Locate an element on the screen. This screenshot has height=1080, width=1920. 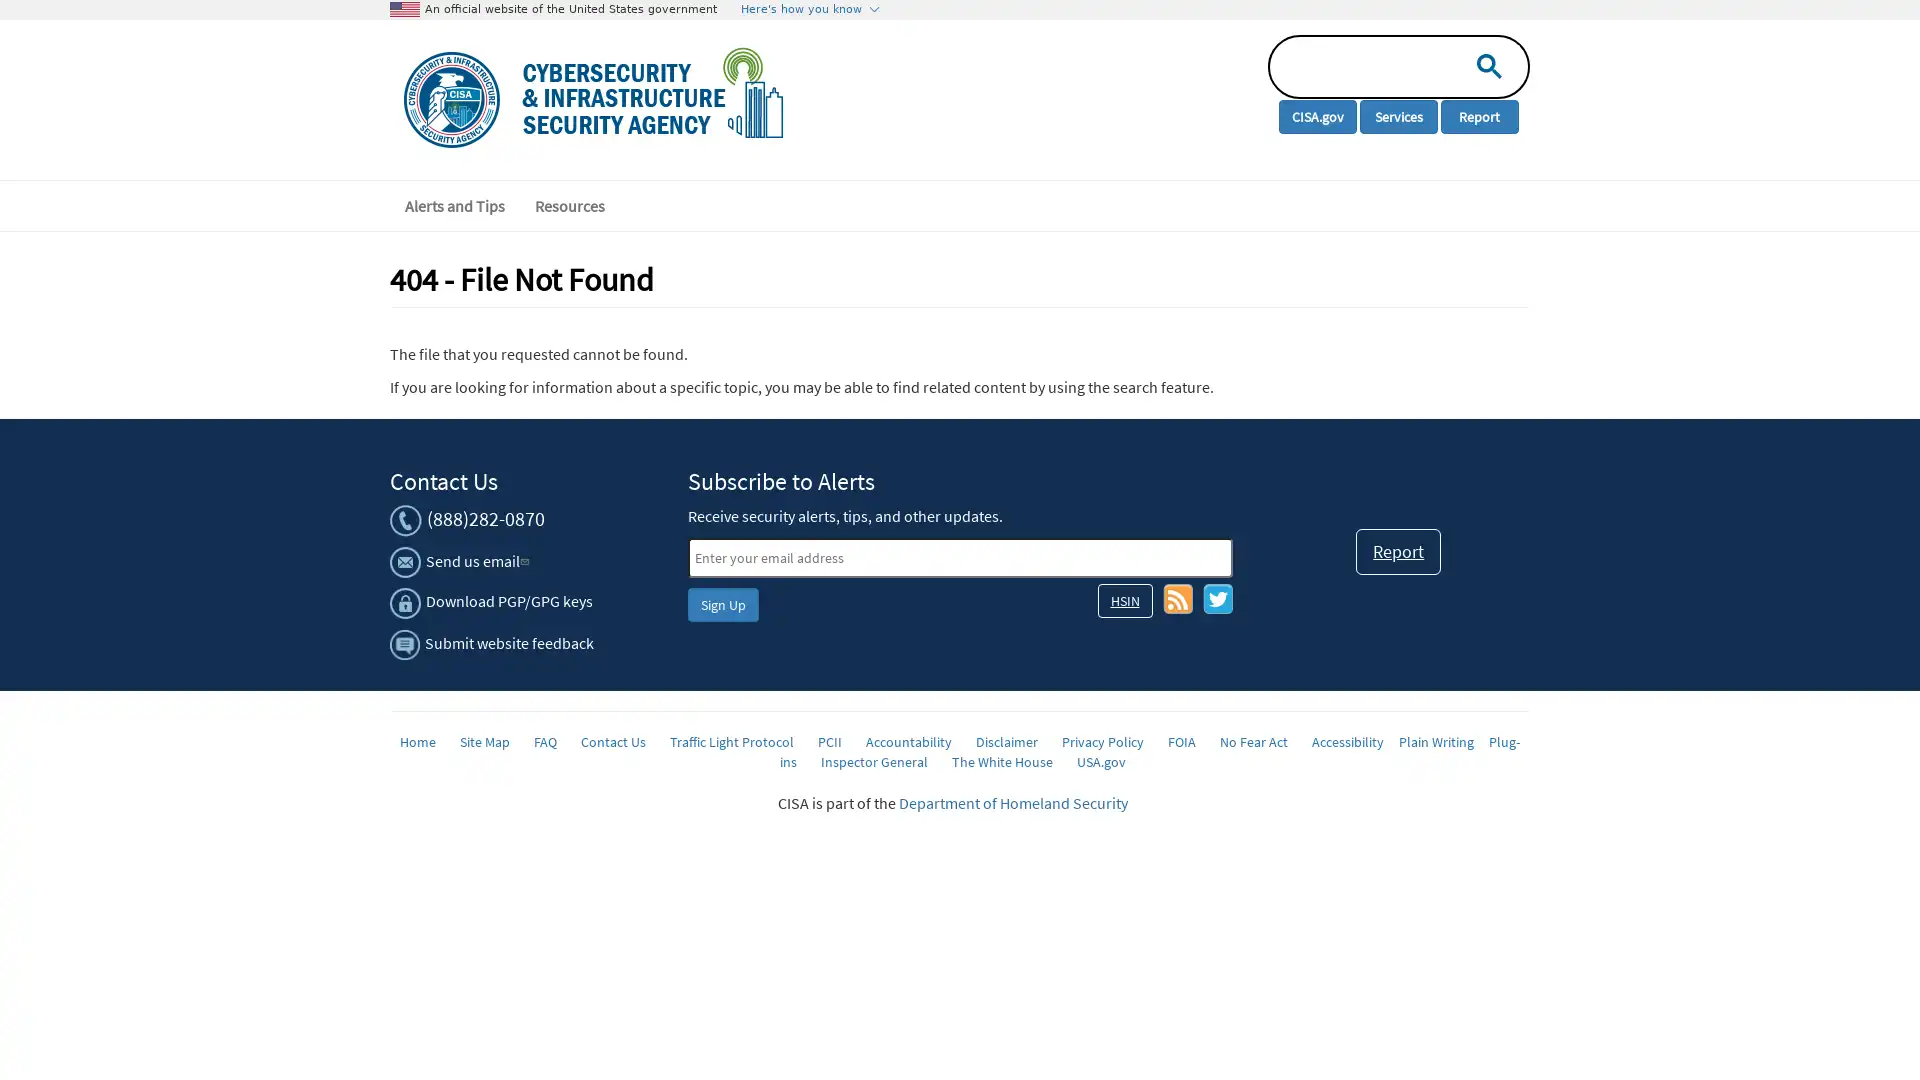
Sign Up is located at coordinates (721, 603).